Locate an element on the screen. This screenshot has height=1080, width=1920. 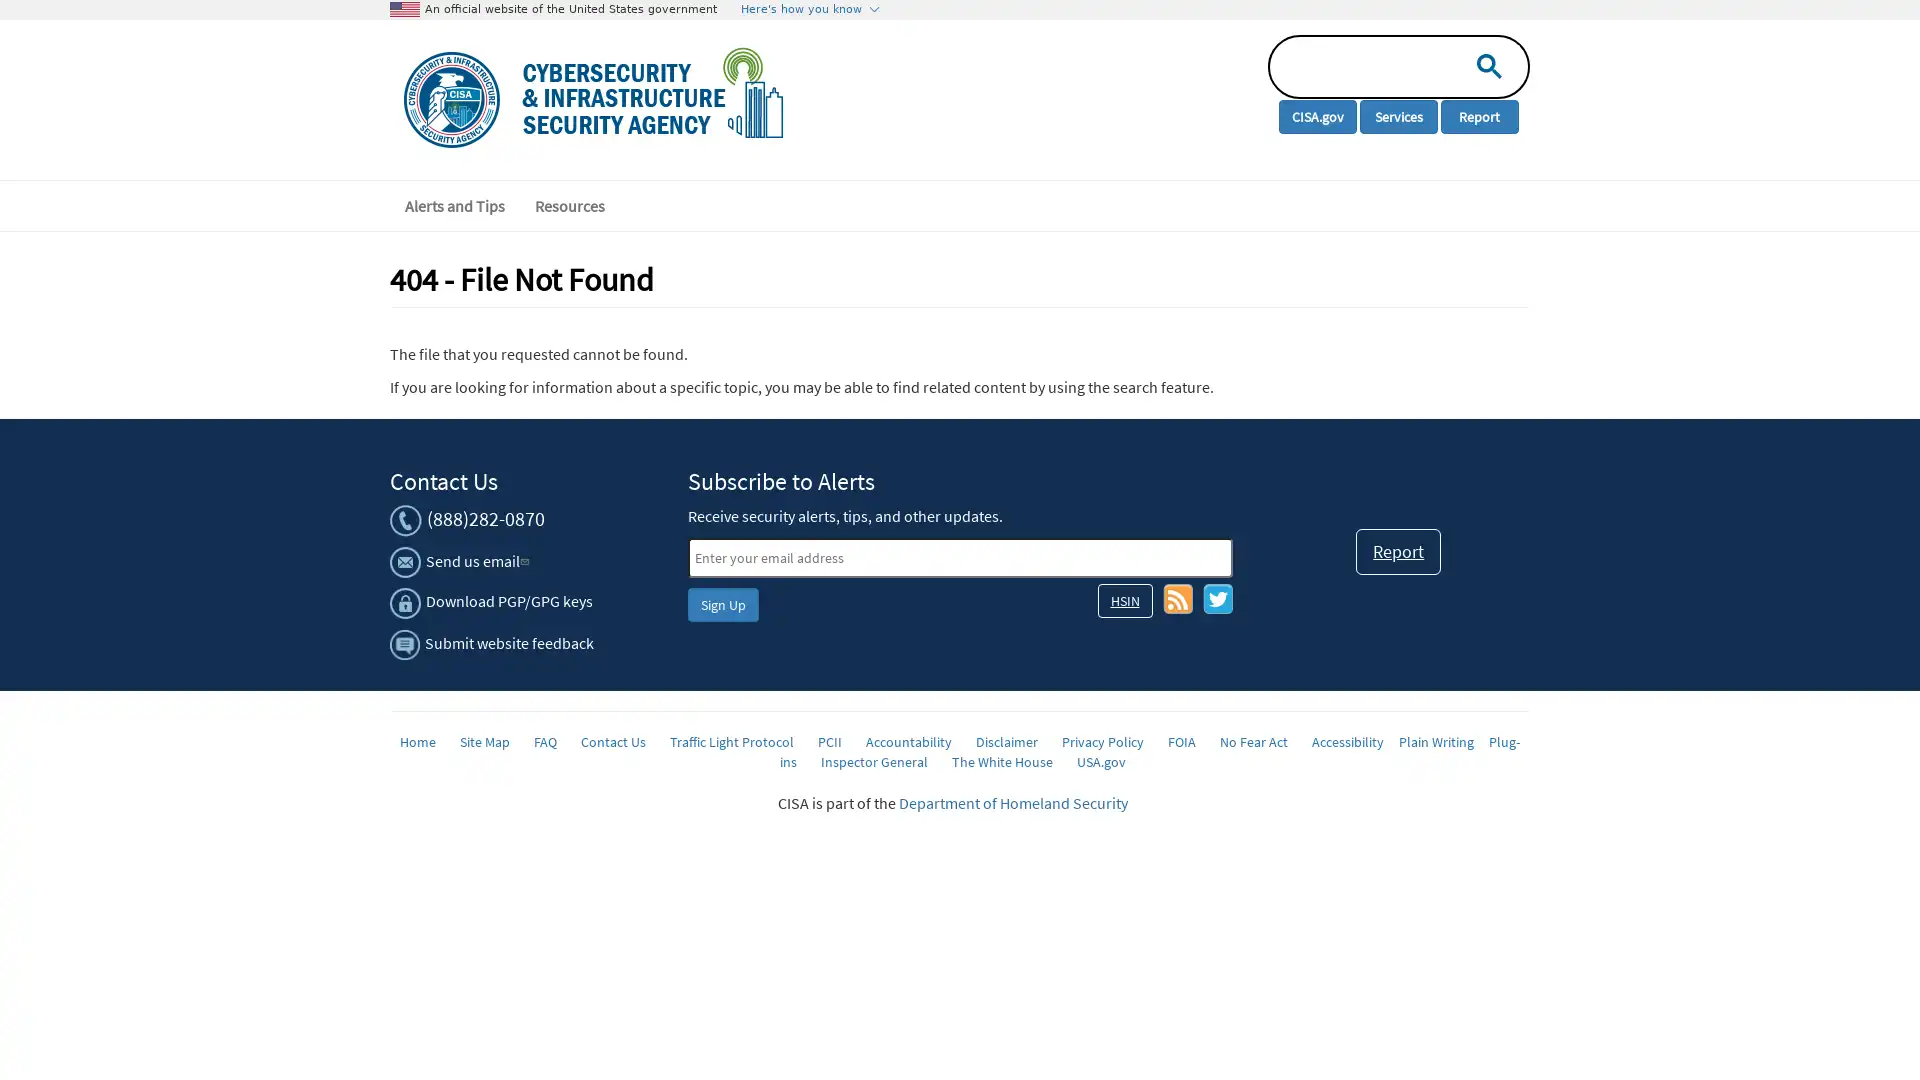
Sign Up is located at coordinates (721, 603).